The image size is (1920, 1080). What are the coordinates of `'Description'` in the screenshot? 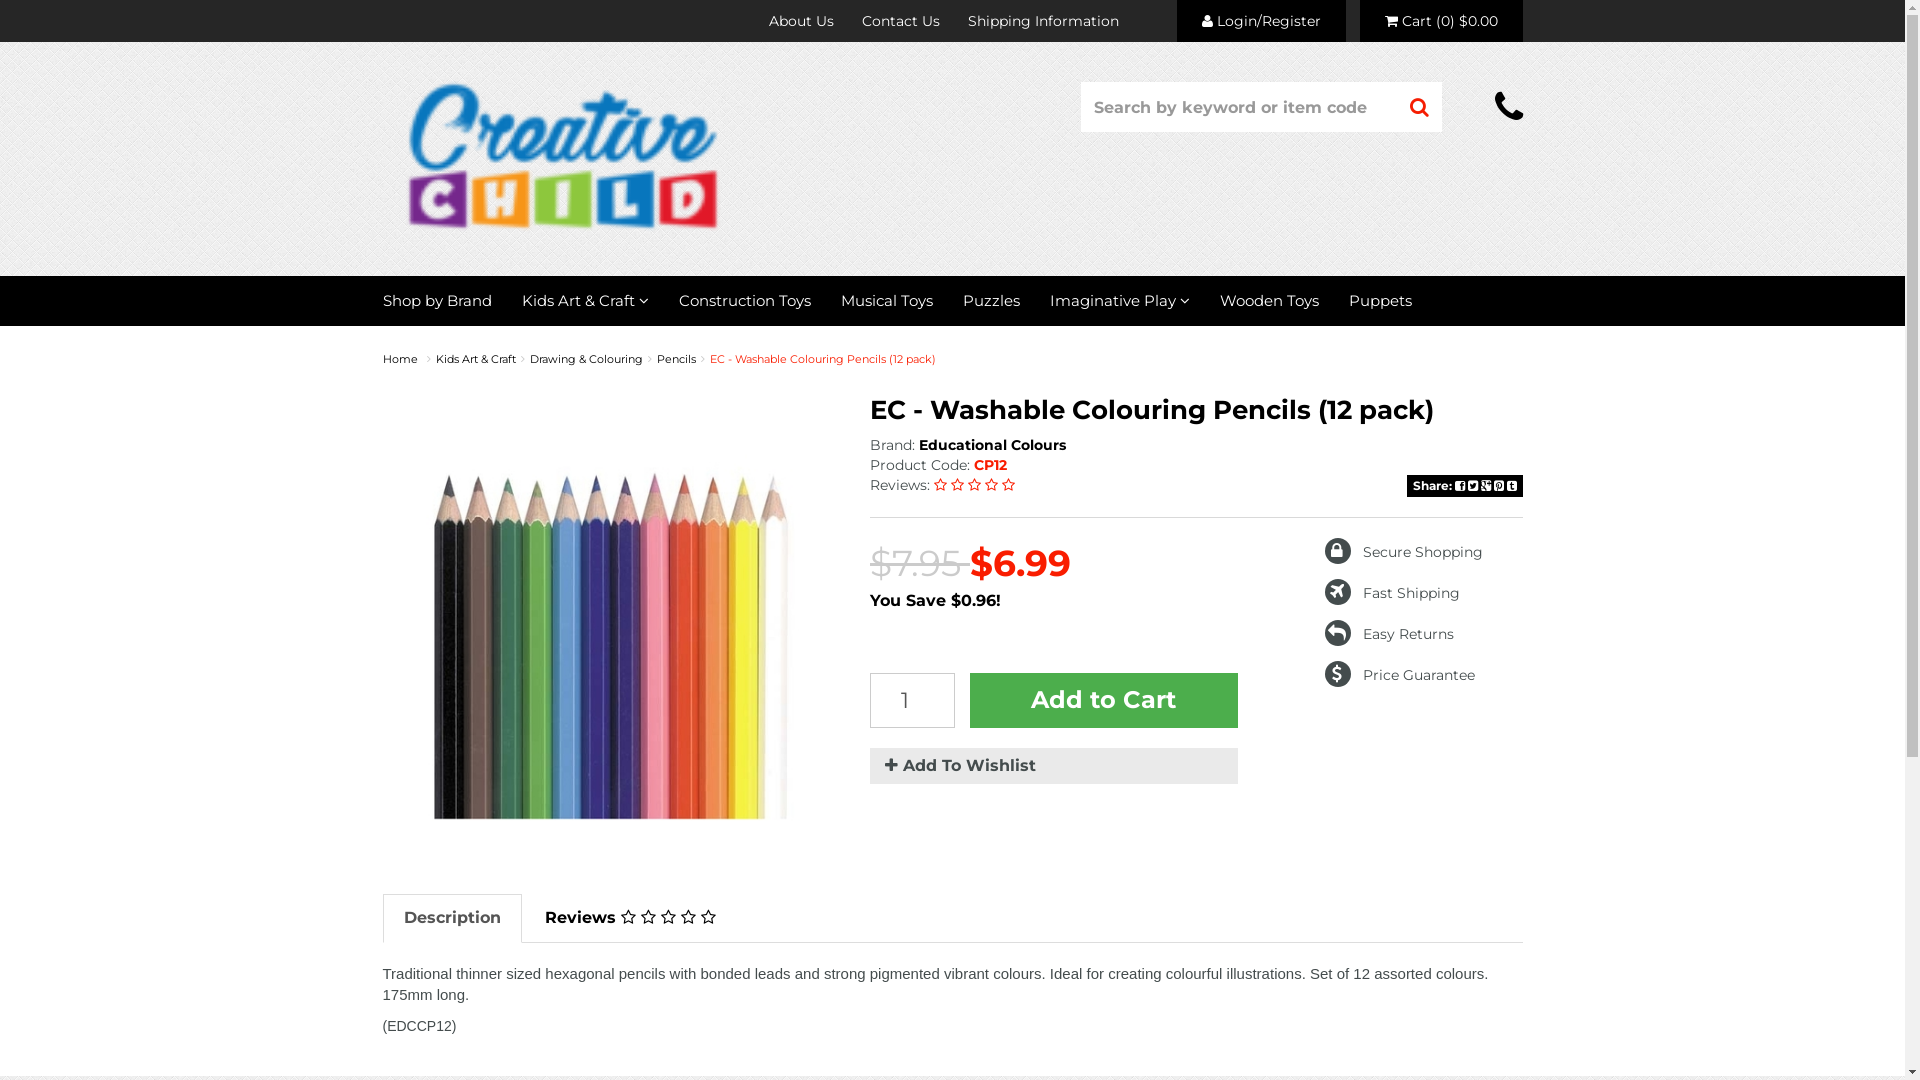 It's located at (450, 918).